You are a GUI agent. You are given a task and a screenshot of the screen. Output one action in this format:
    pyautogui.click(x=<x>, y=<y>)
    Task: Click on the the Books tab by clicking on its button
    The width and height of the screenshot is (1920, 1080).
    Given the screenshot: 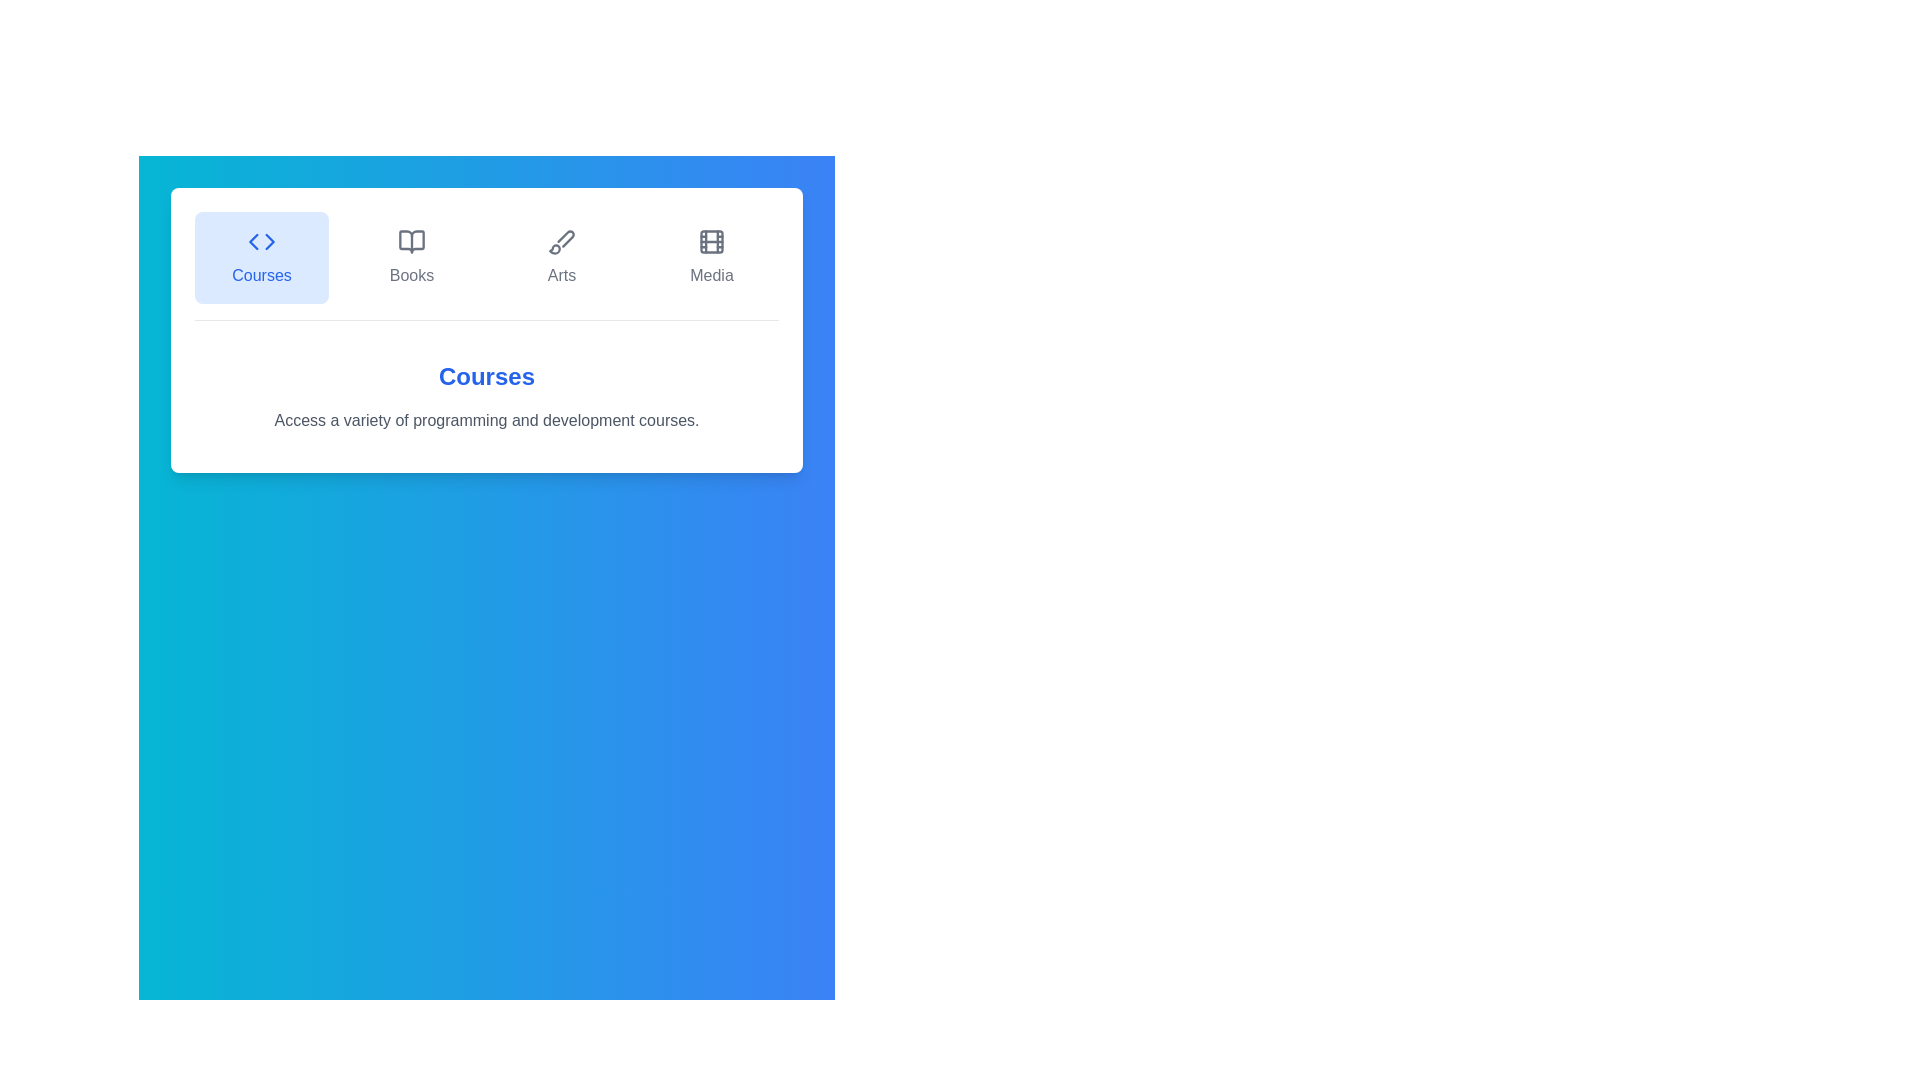 What is the action you would take?
    pyautogui.click(x=411, y=257)
    